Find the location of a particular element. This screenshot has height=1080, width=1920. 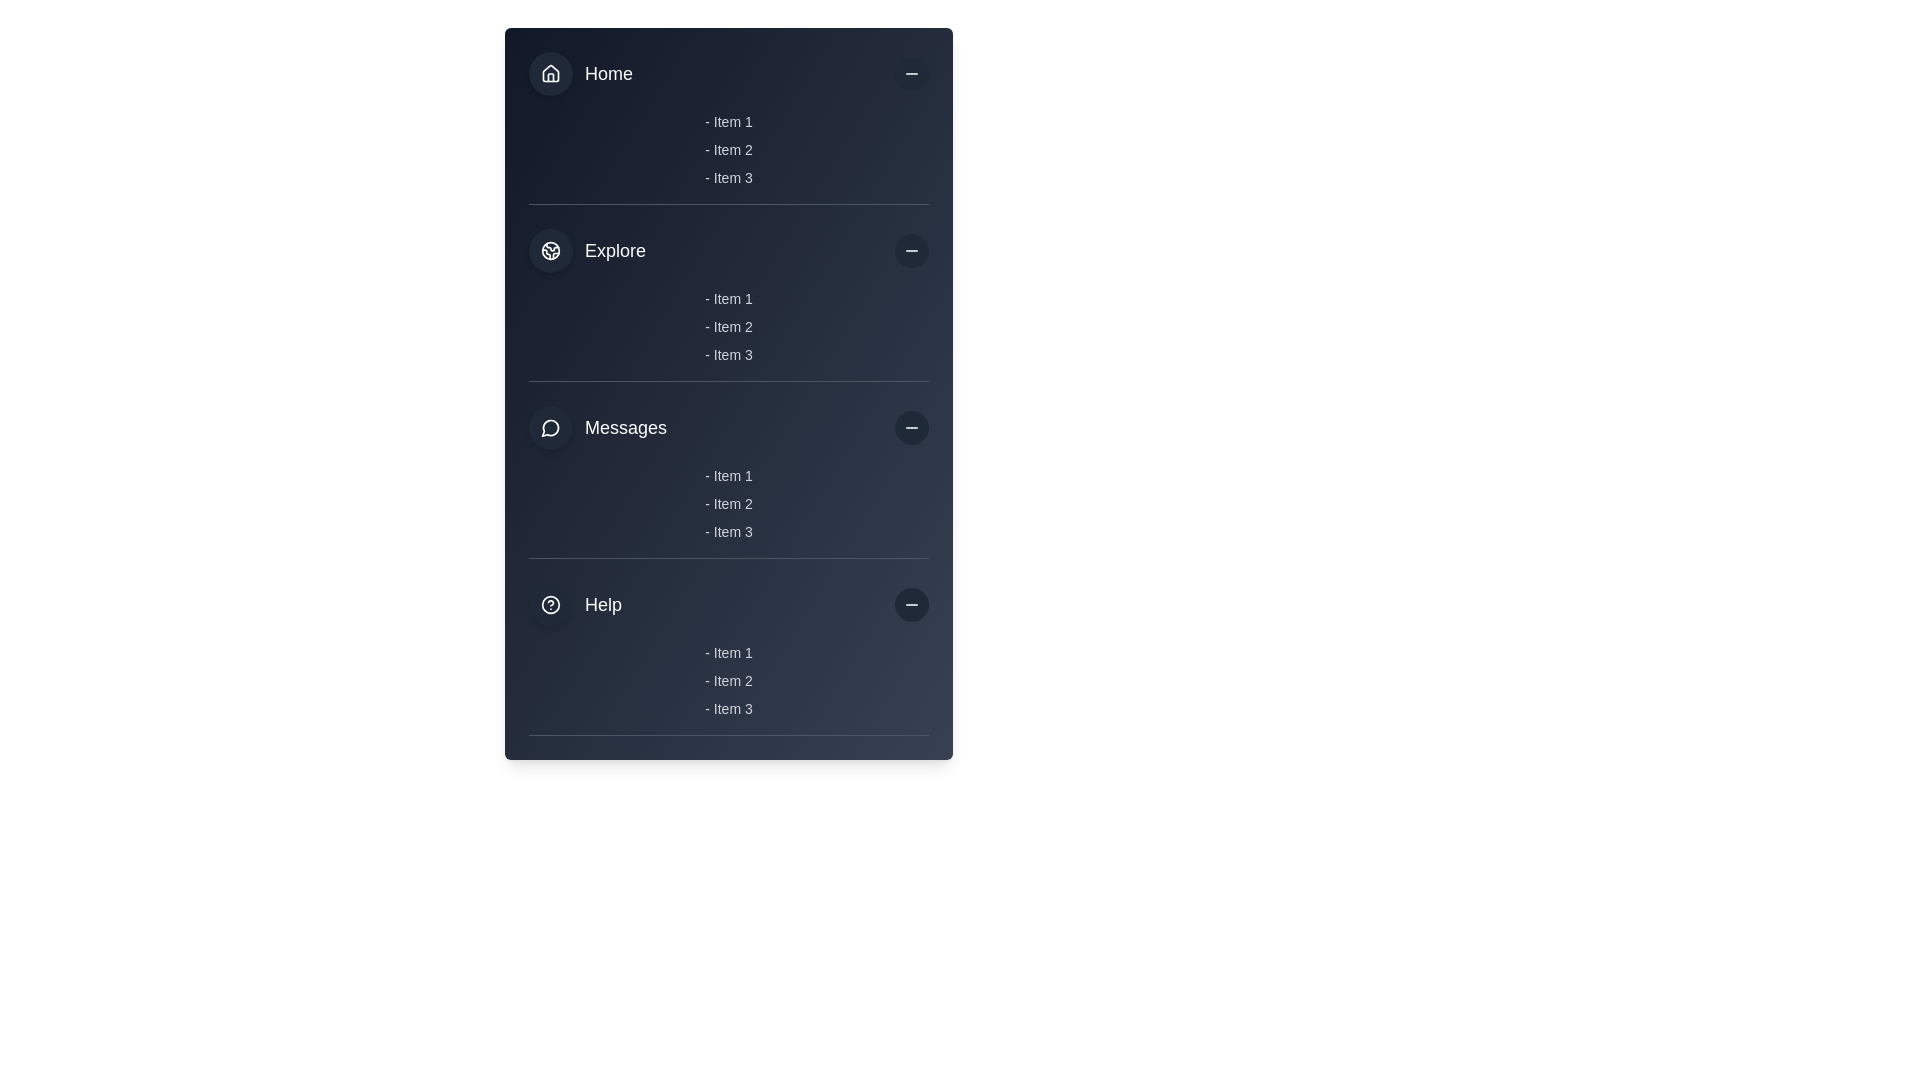

text of the 'Home' label located in the first section of the vertical navigation menu, positioned to the right of a house icon is located at coordinates (608, 72).